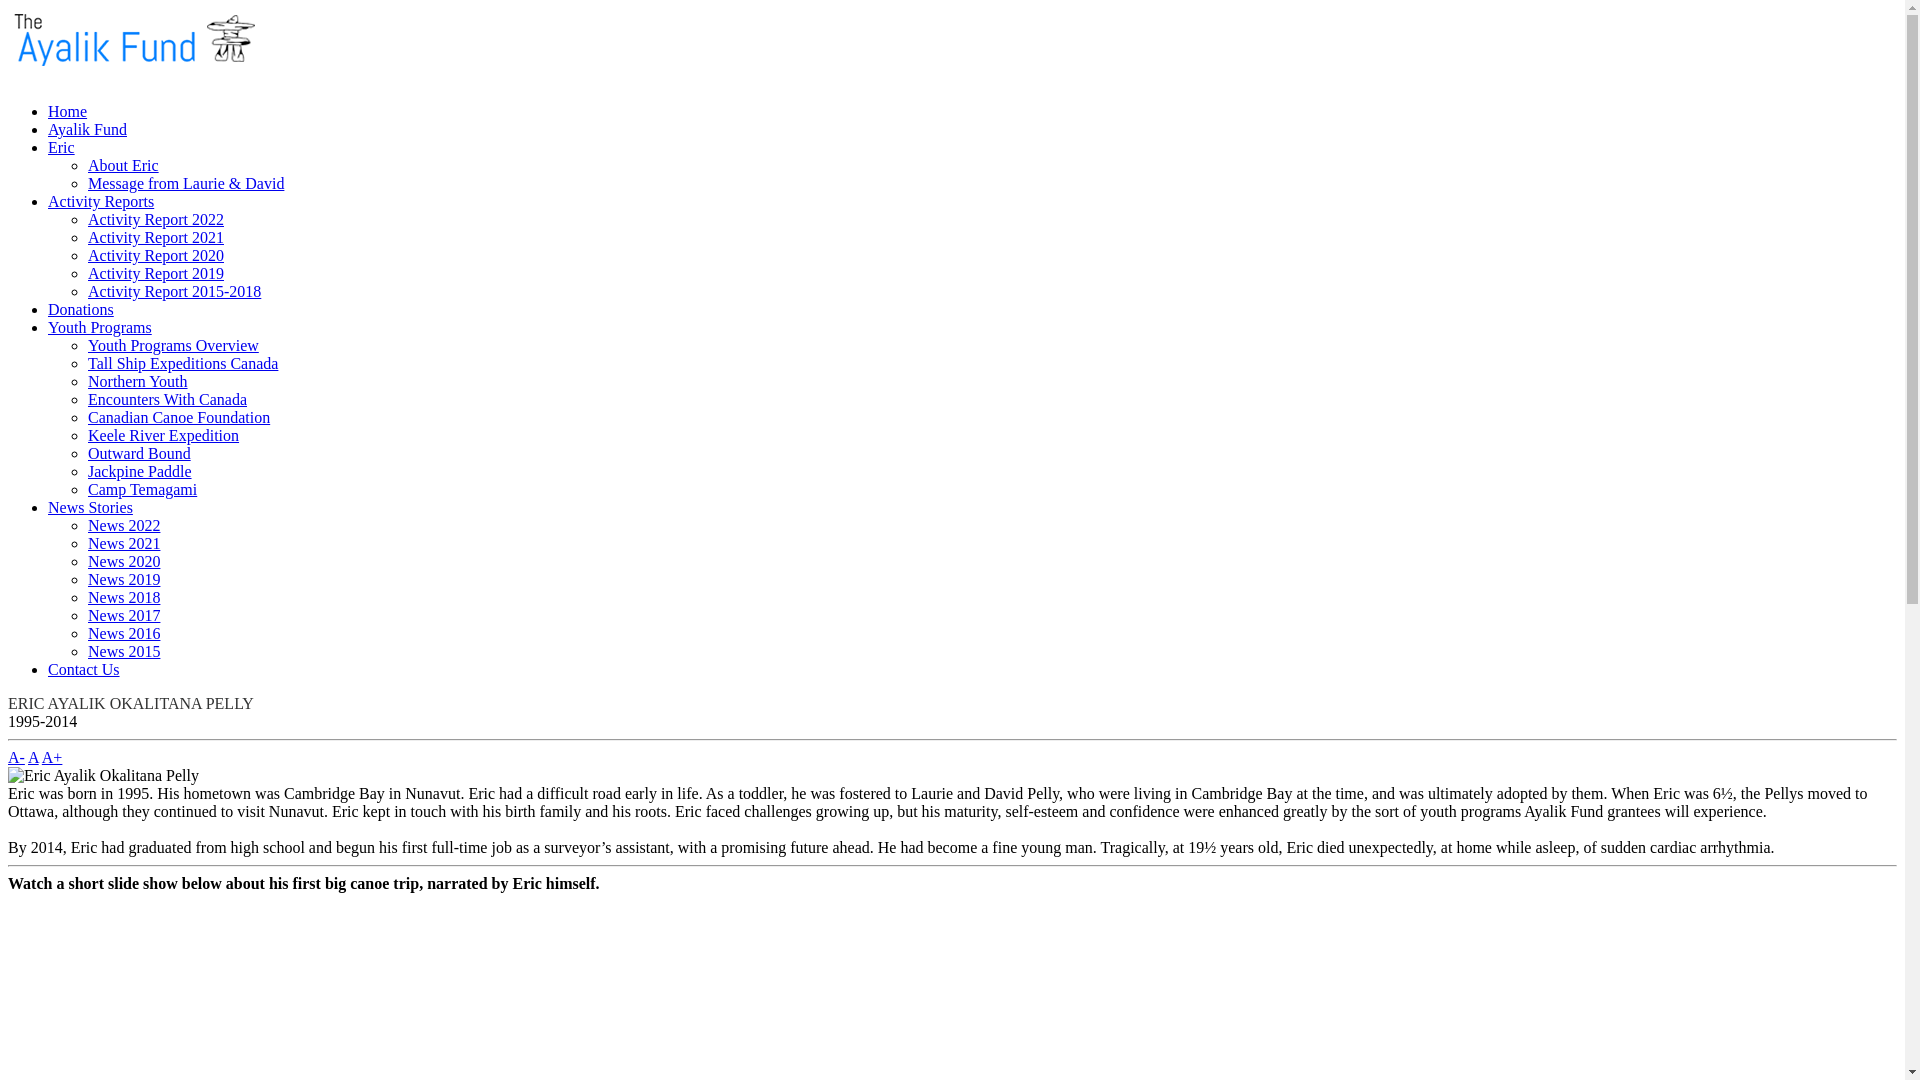 Image resolution: width=1920 pixels, height=1080 pixels. I want to click on 'Activity Report 2020', so click(155, 254).